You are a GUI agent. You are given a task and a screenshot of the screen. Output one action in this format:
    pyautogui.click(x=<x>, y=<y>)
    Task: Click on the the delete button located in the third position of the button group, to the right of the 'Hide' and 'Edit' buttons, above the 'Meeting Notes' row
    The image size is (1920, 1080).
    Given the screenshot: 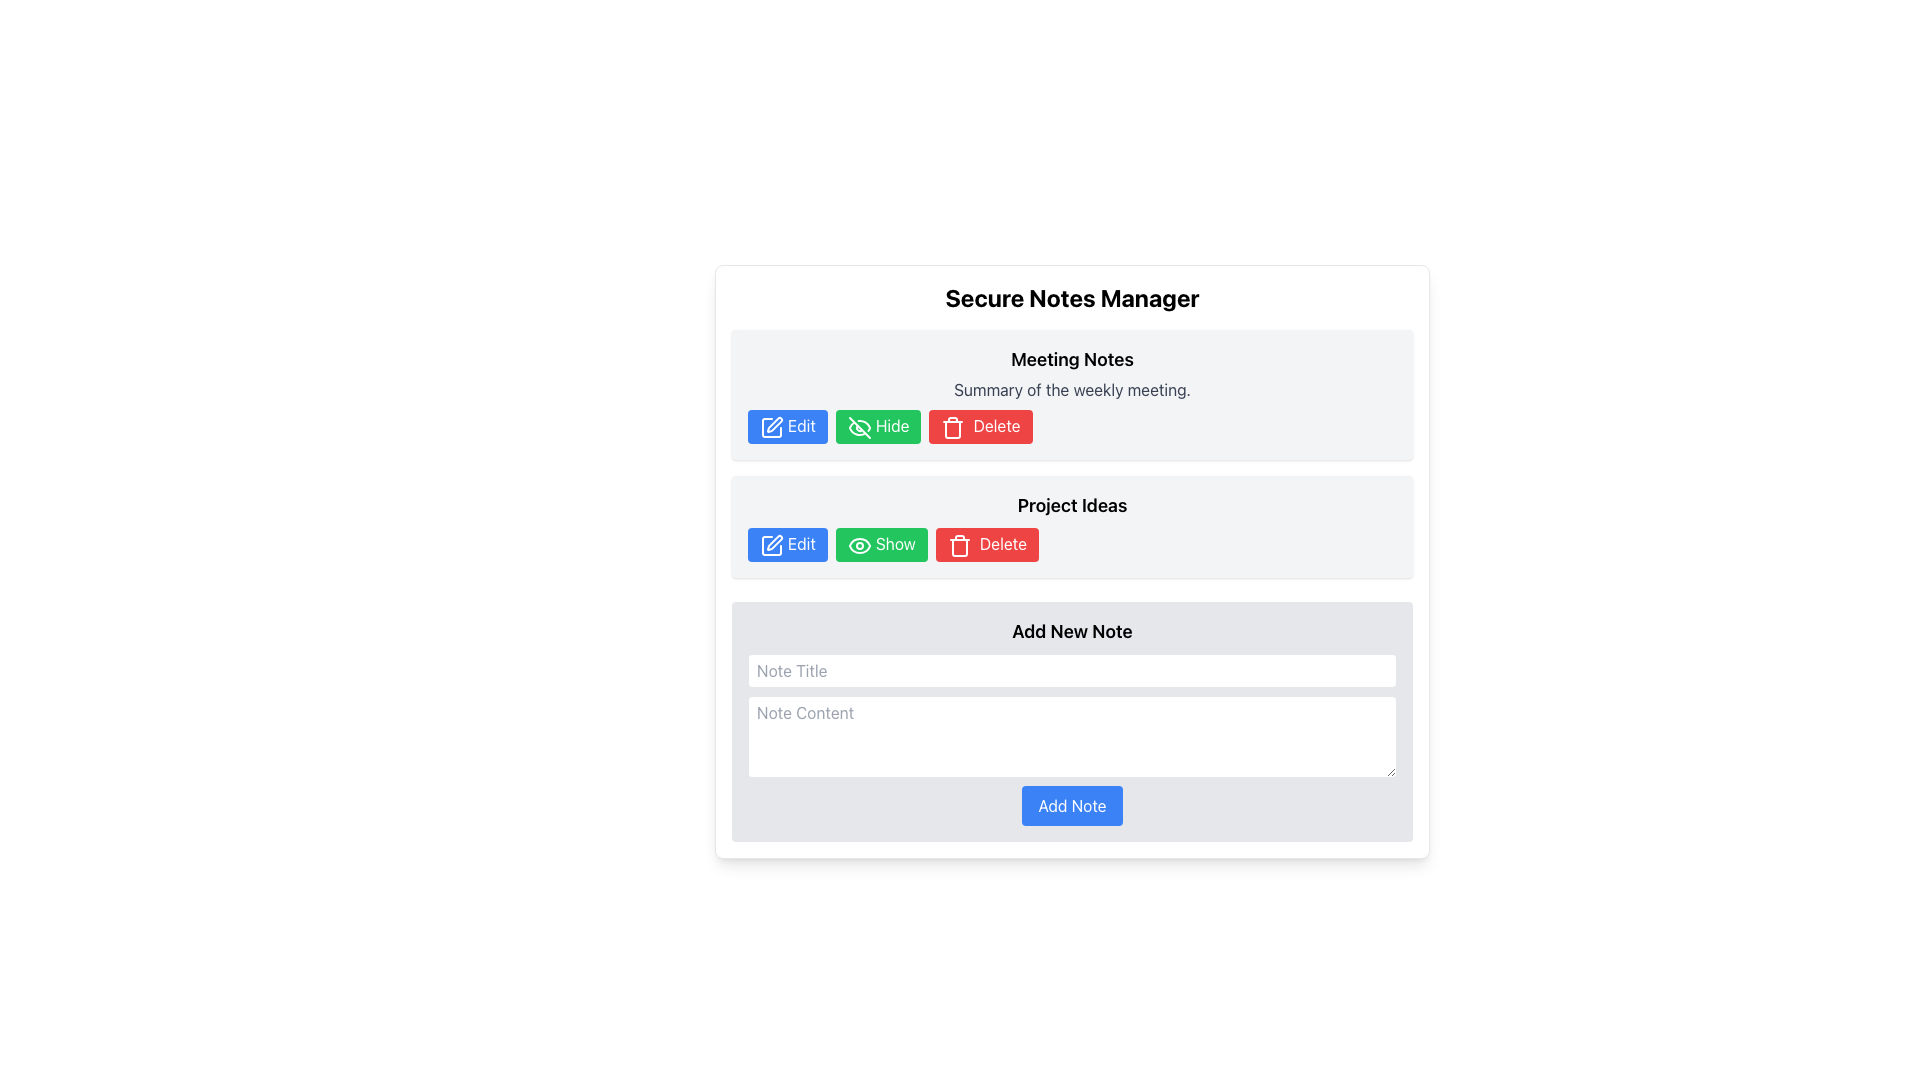 What is the action you would take?
    pyautogui.click(x=980, y=425)
    